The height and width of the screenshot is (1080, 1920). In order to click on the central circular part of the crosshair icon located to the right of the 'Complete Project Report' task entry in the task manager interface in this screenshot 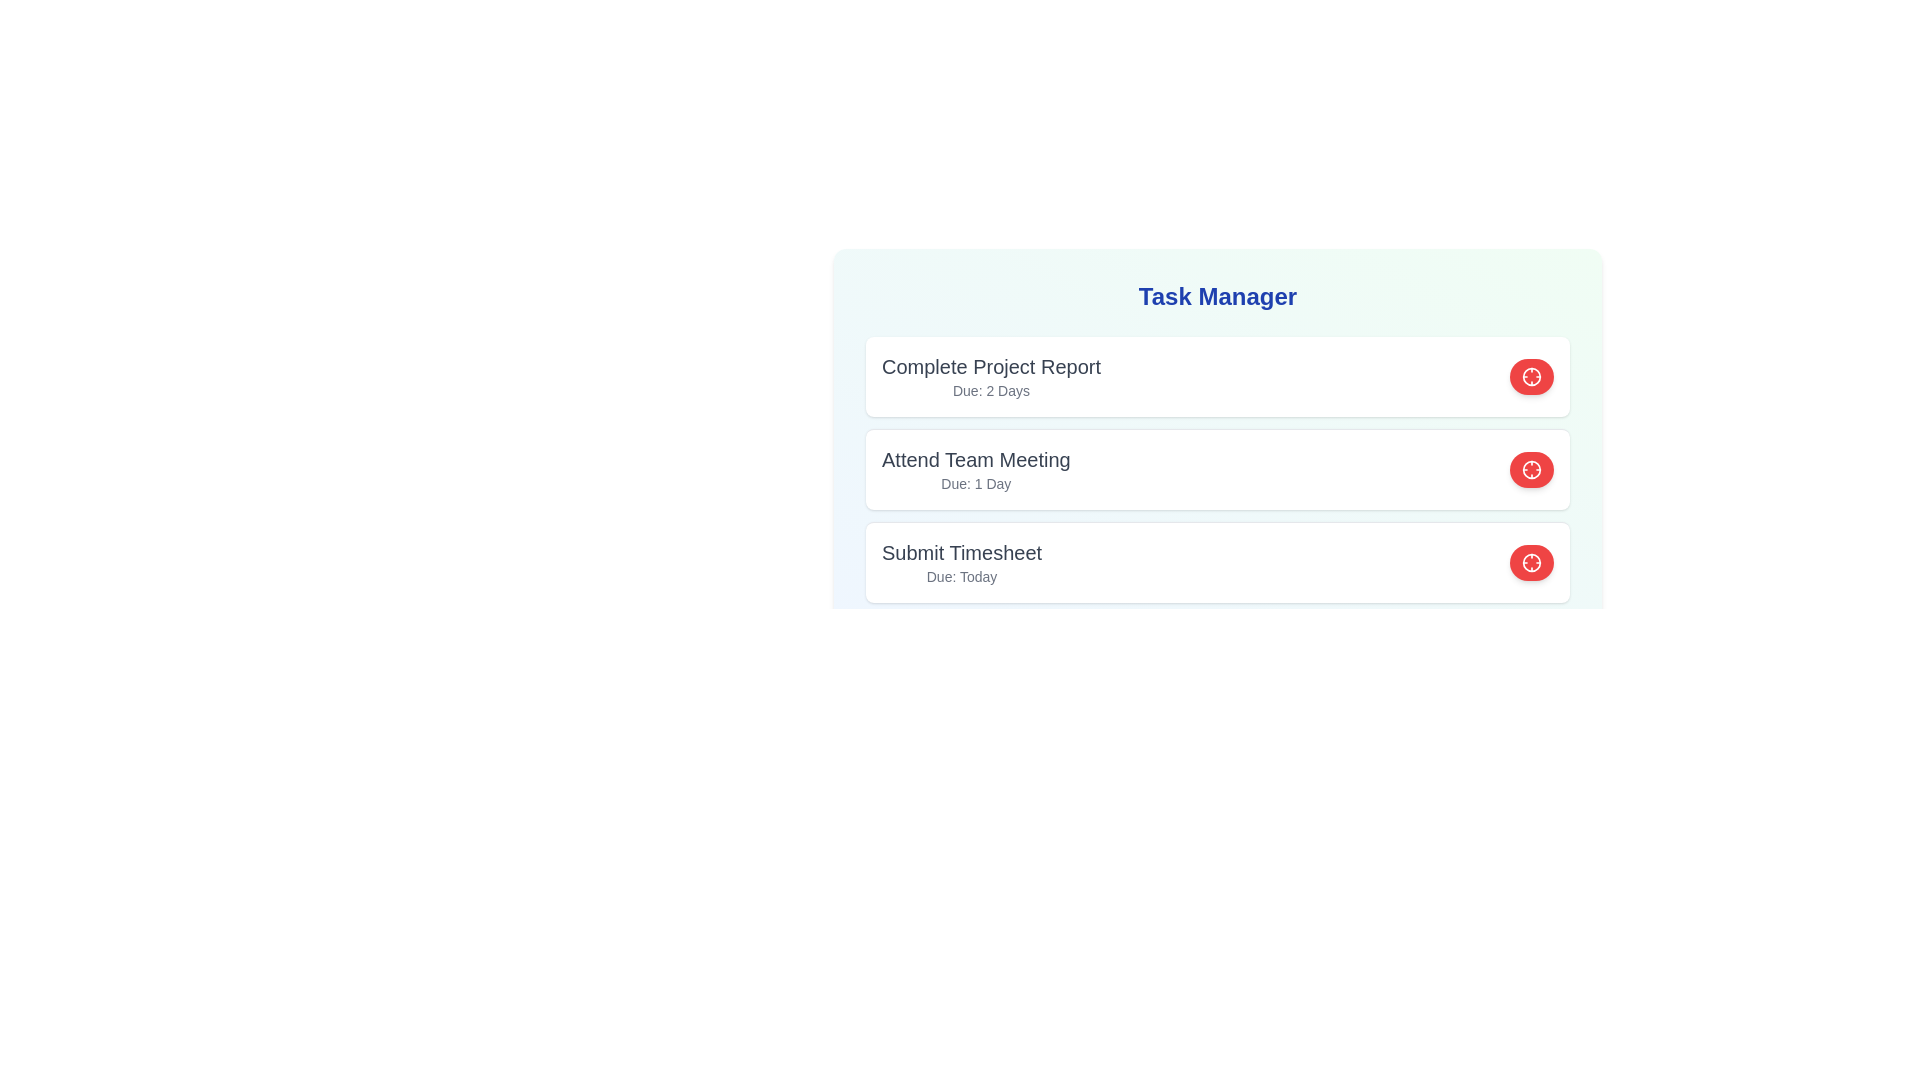, I will do `click(1530, 377)`.